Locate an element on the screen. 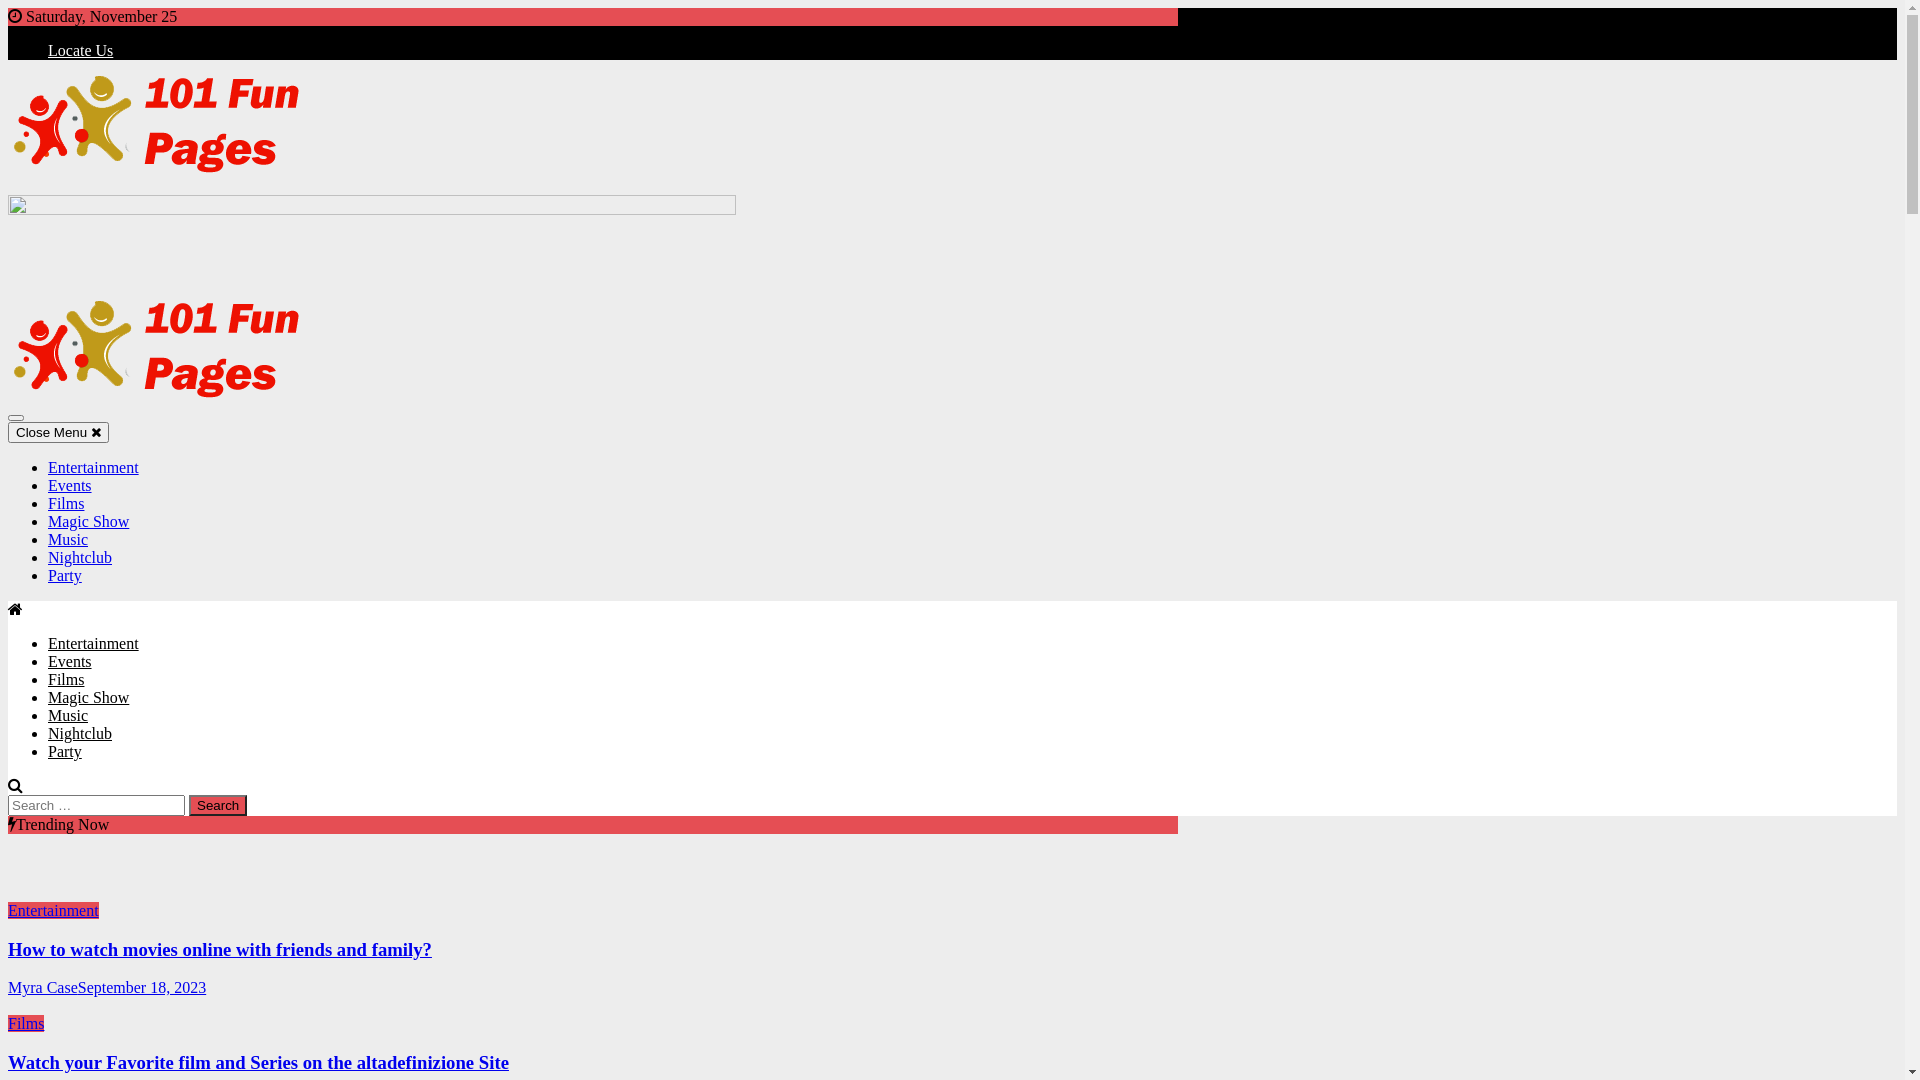 The height and width of the screenshot is (1080, 1920). 'Party' is located at coordinates (65, 575).